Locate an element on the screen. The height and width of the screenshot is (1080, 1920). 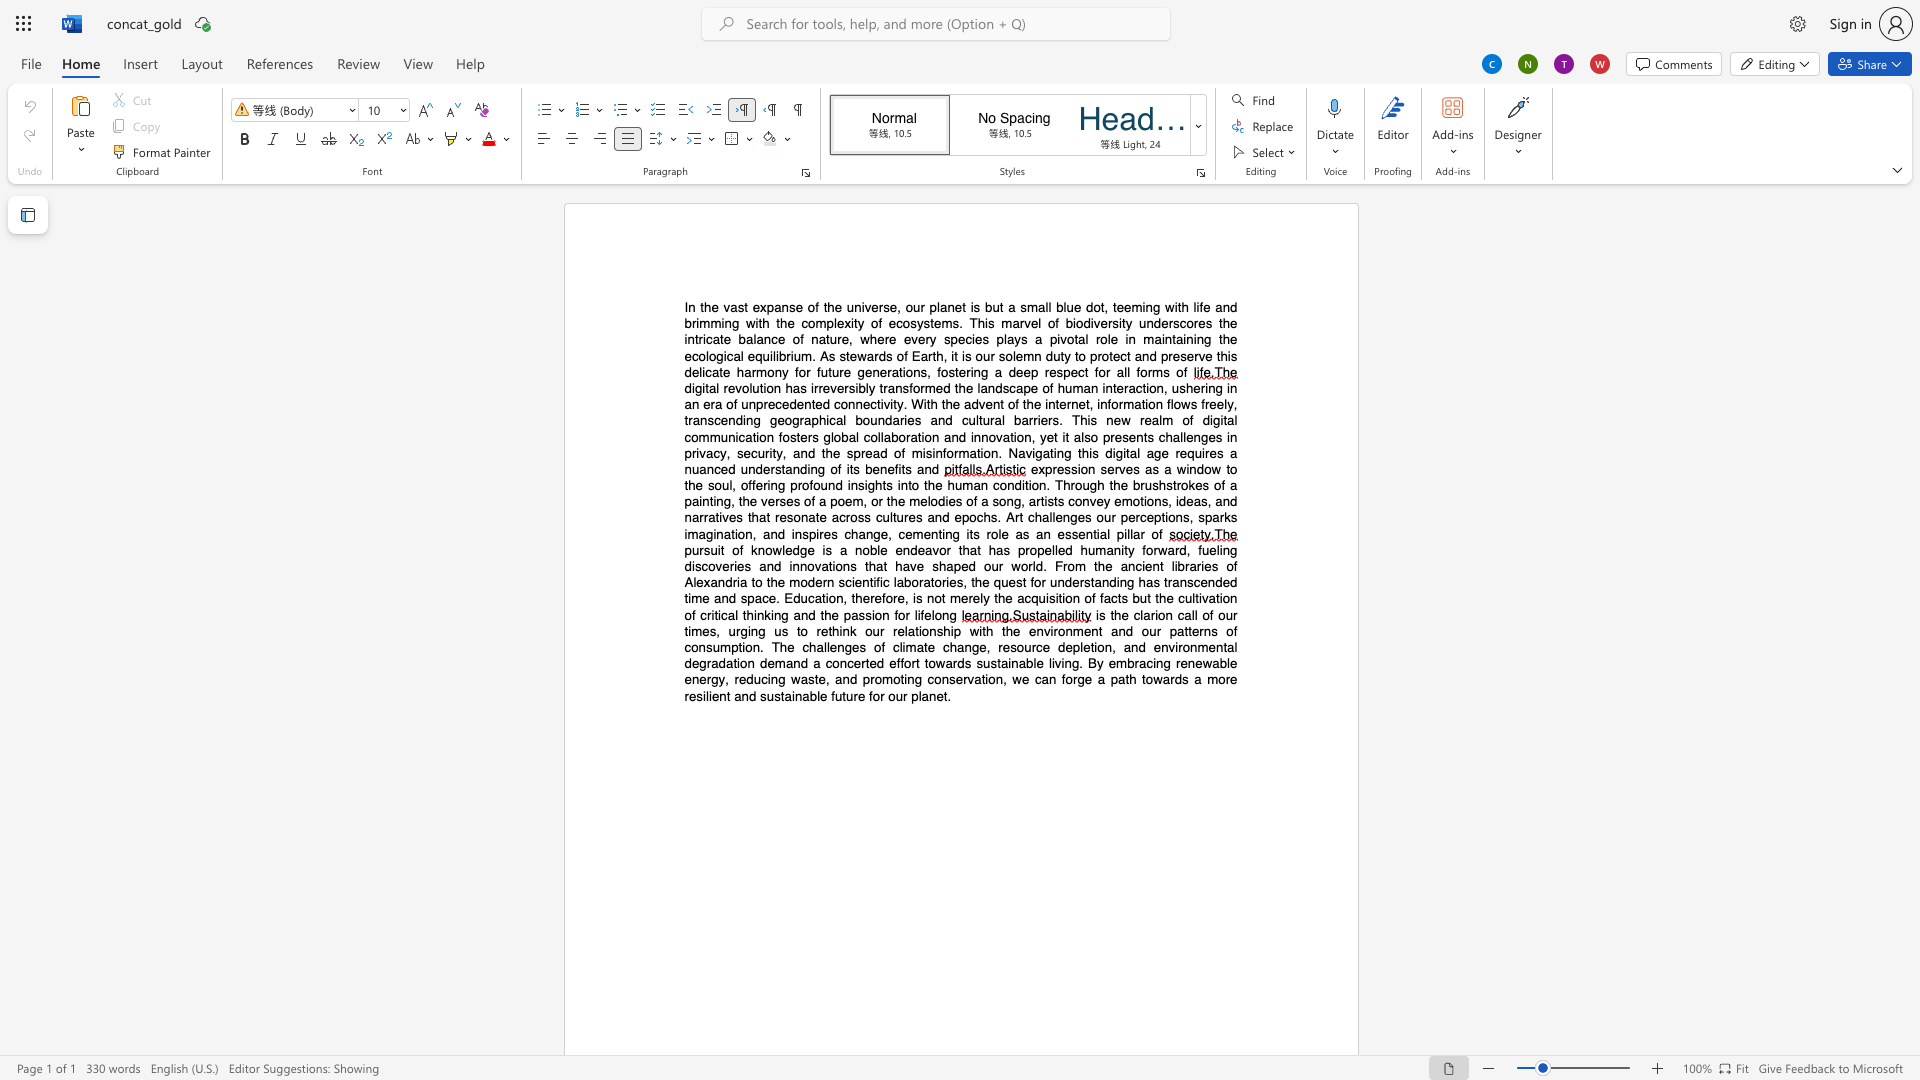
the 12th character "r" in the text is located at coordinates (705, 516).